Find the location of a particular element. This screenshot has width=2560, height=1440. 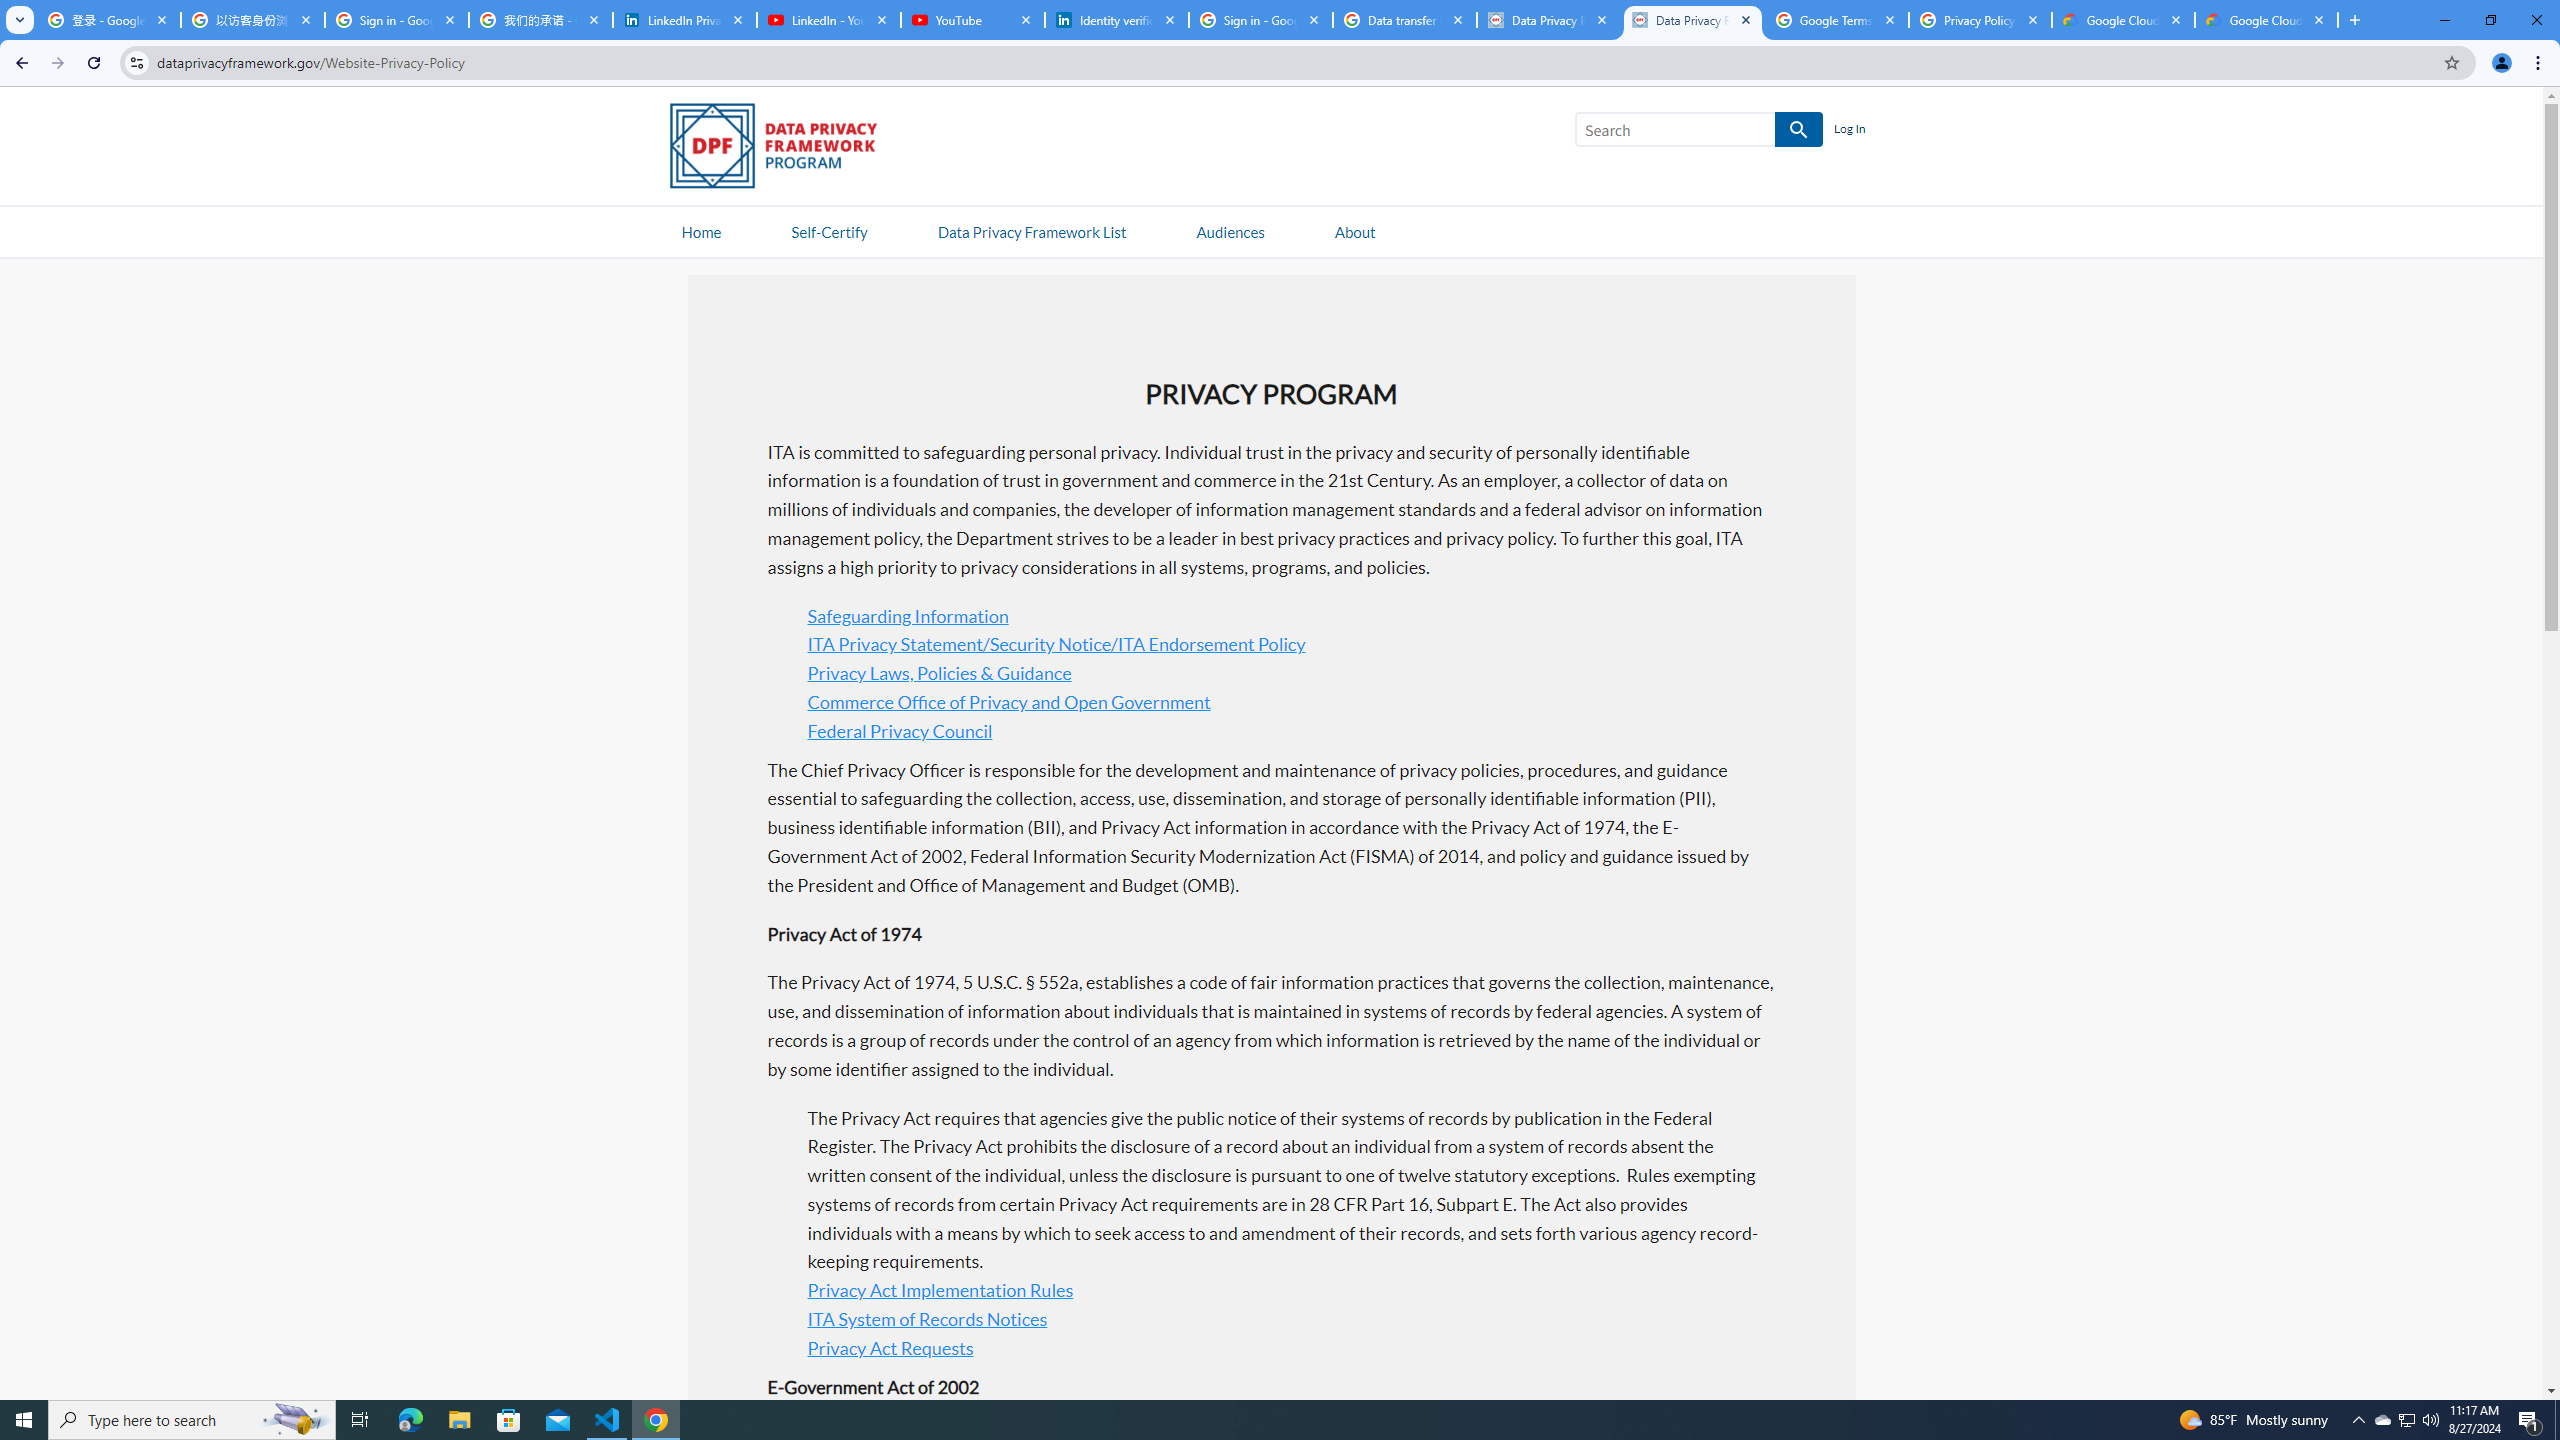

'AutomationID: navitem' is located at coordinates (1230, 230).